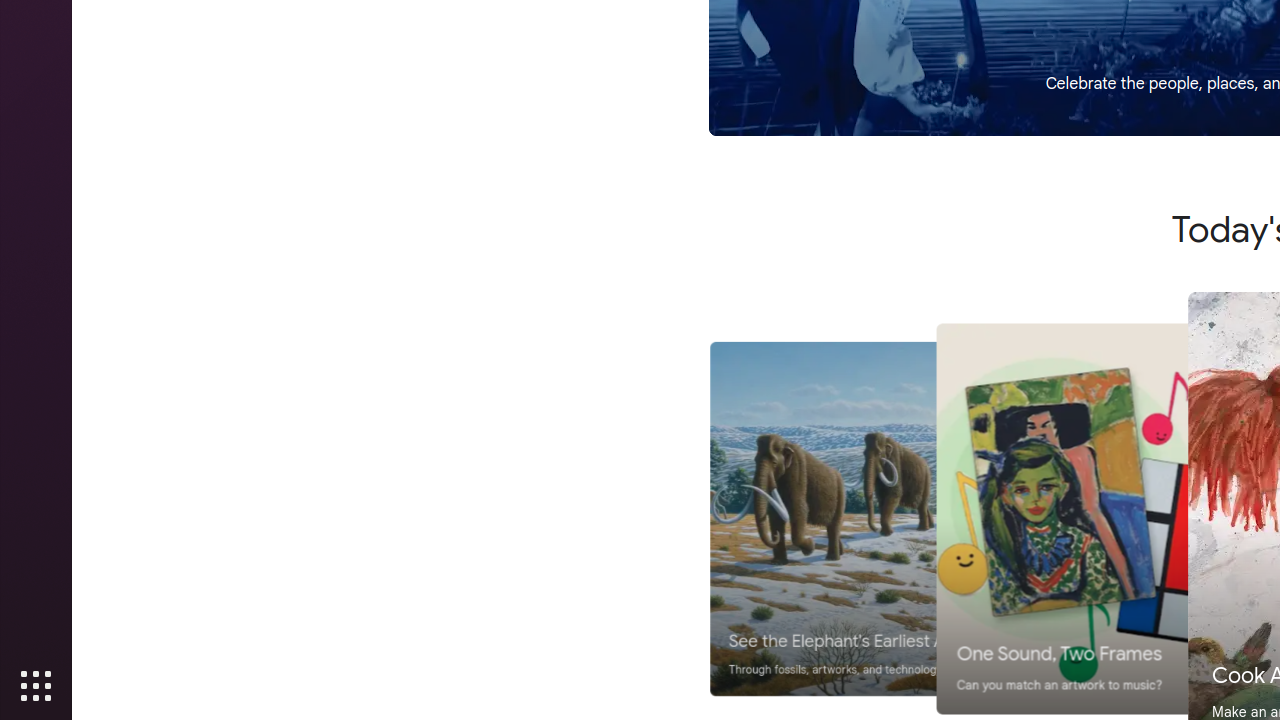 The width and height of the screenshot is (1280, 720). Describe the element at coordinates (35, 685) in the screenshot. I see `'Show Applications'` at that location.